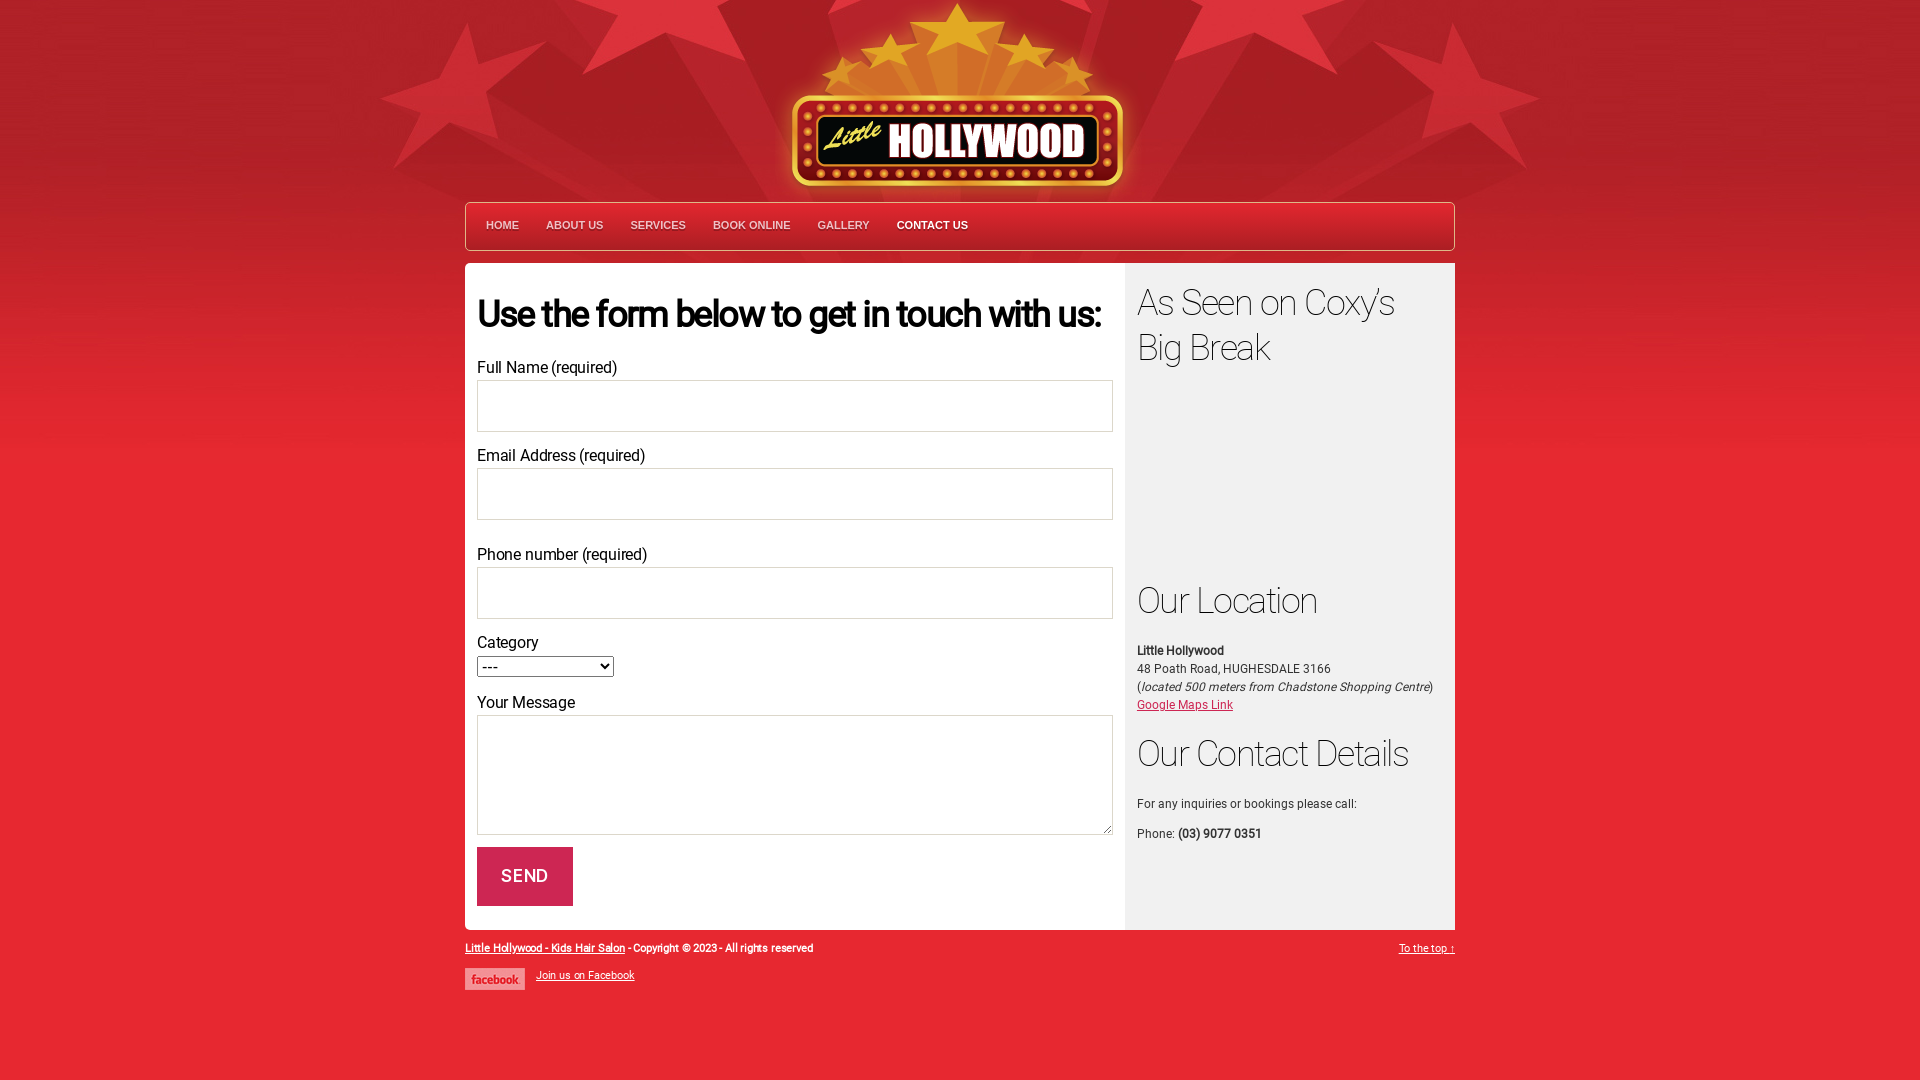 This screenshot has width=1920, height=1080. Describe the element at coordinates (464, 947) in the screenshot. I see `'Little Hollywood - Kids Hair Salon'` at that location.